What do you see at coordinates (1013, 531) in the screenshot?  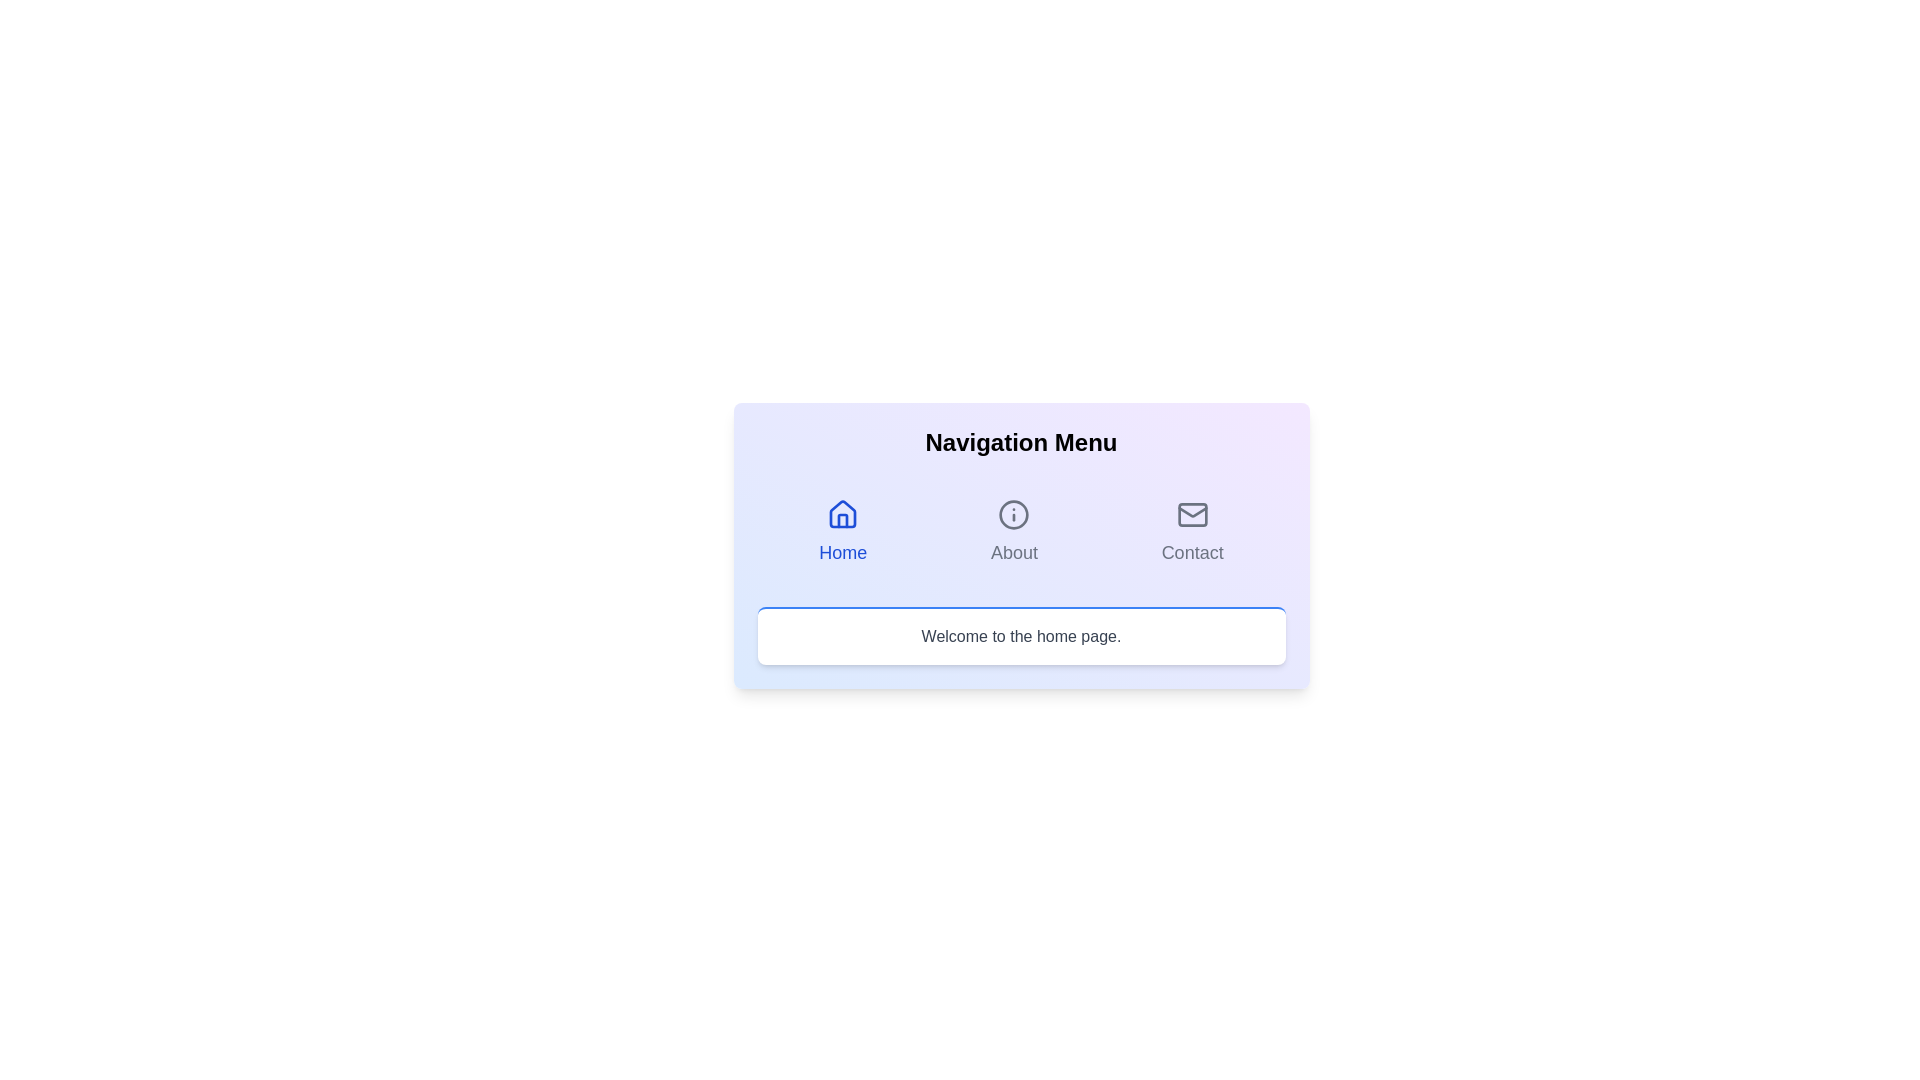 I see `the About tab in the navigation menu to observe the content change` at bounding box center [1013, 531].